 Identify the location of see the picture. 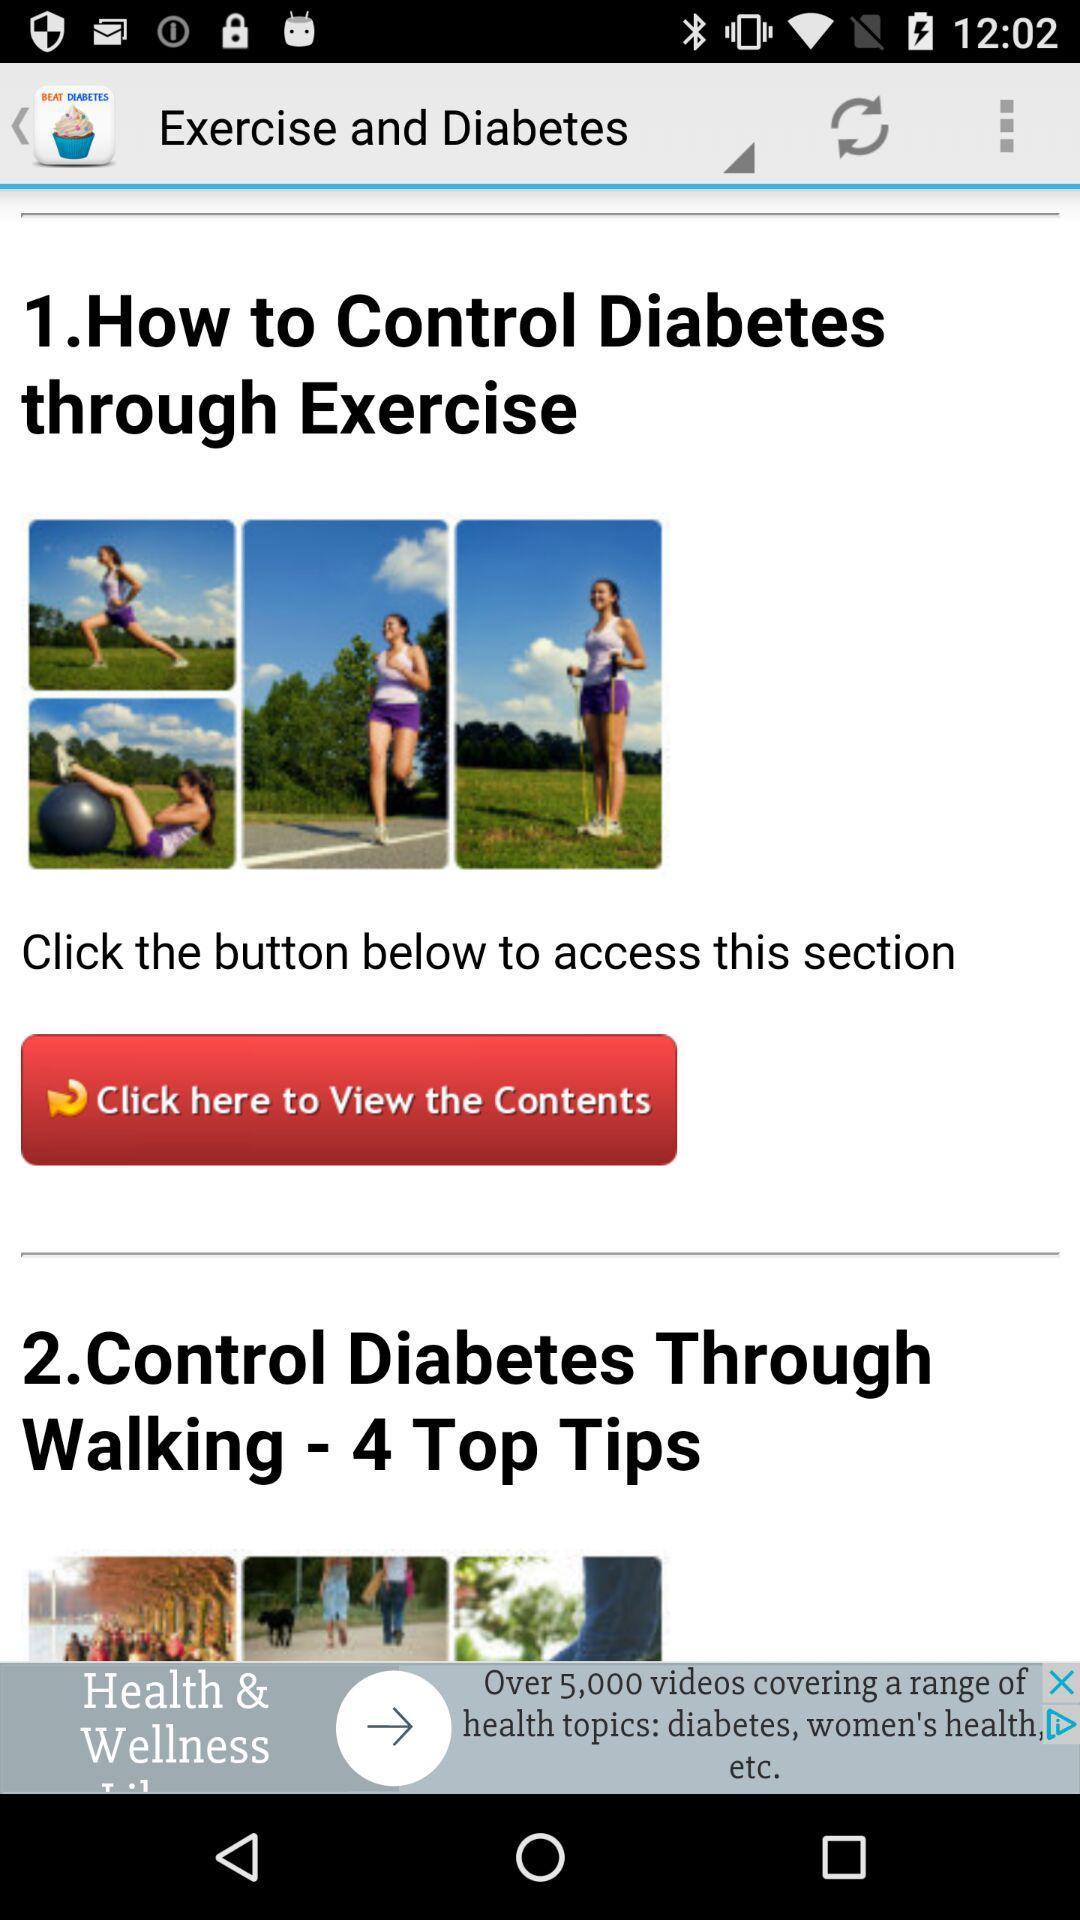
(540, 924).